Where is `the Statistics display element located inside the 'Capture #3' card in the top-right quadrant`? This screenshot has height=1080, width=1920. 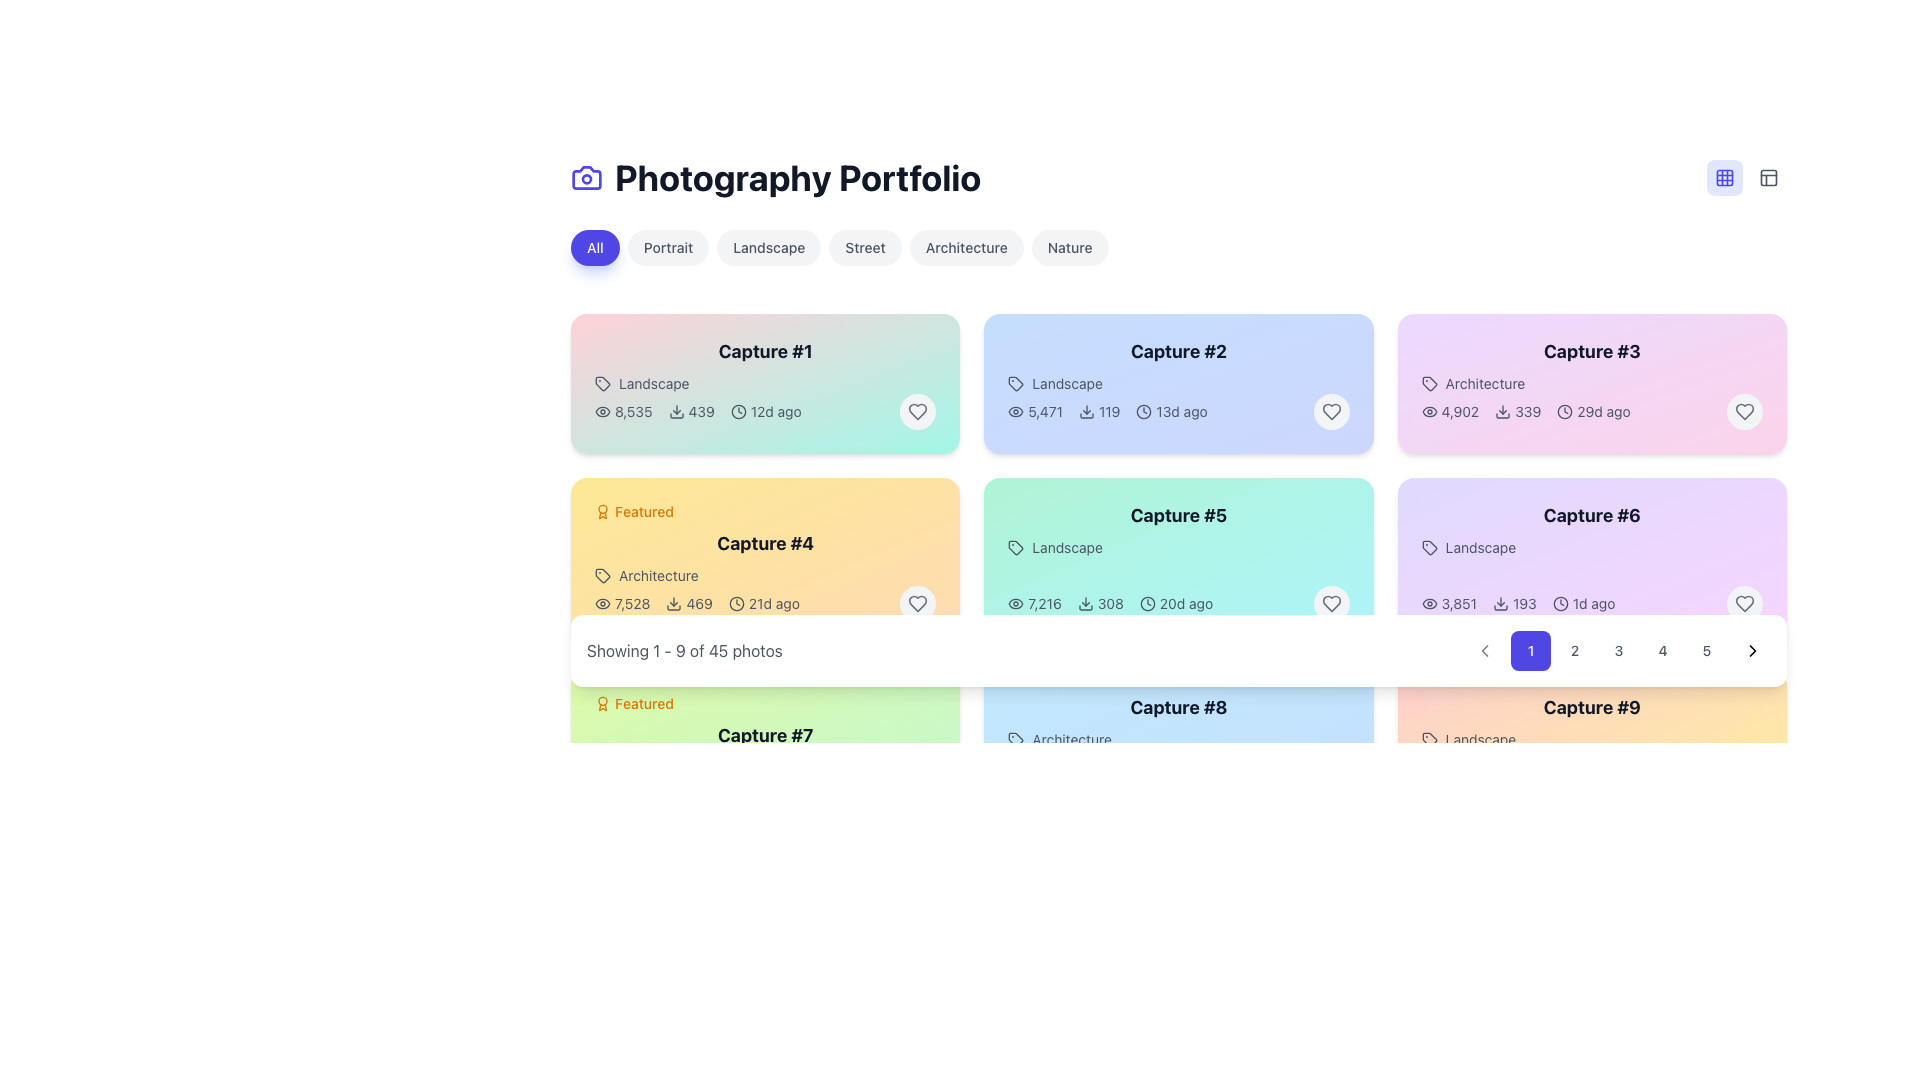 the Statistics display element located inside the 'Capture #3' card in the top-right quadrant is located at coordinates (1525, 411).